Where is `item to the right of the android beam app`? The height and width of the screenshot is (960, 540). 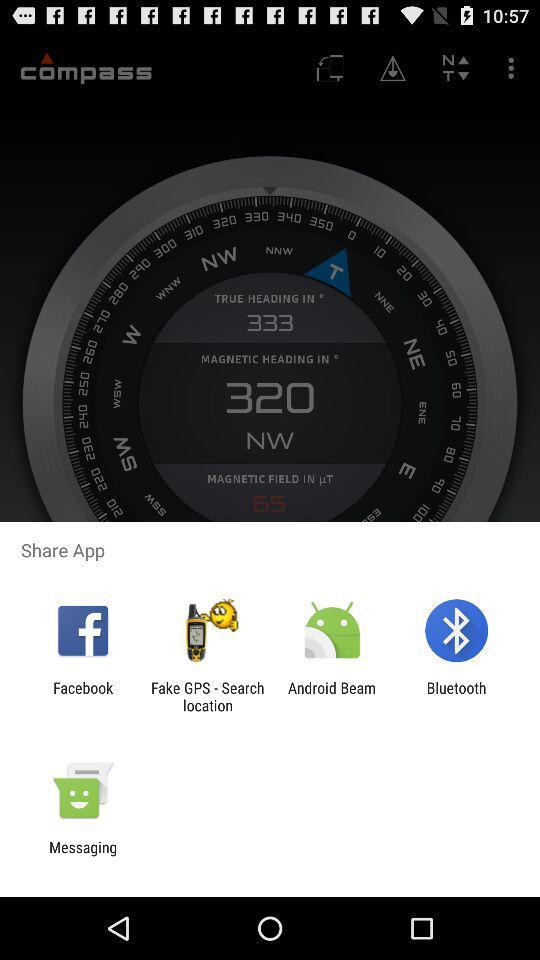 item to the right of the android beam app is located at coordinates (456, 696).